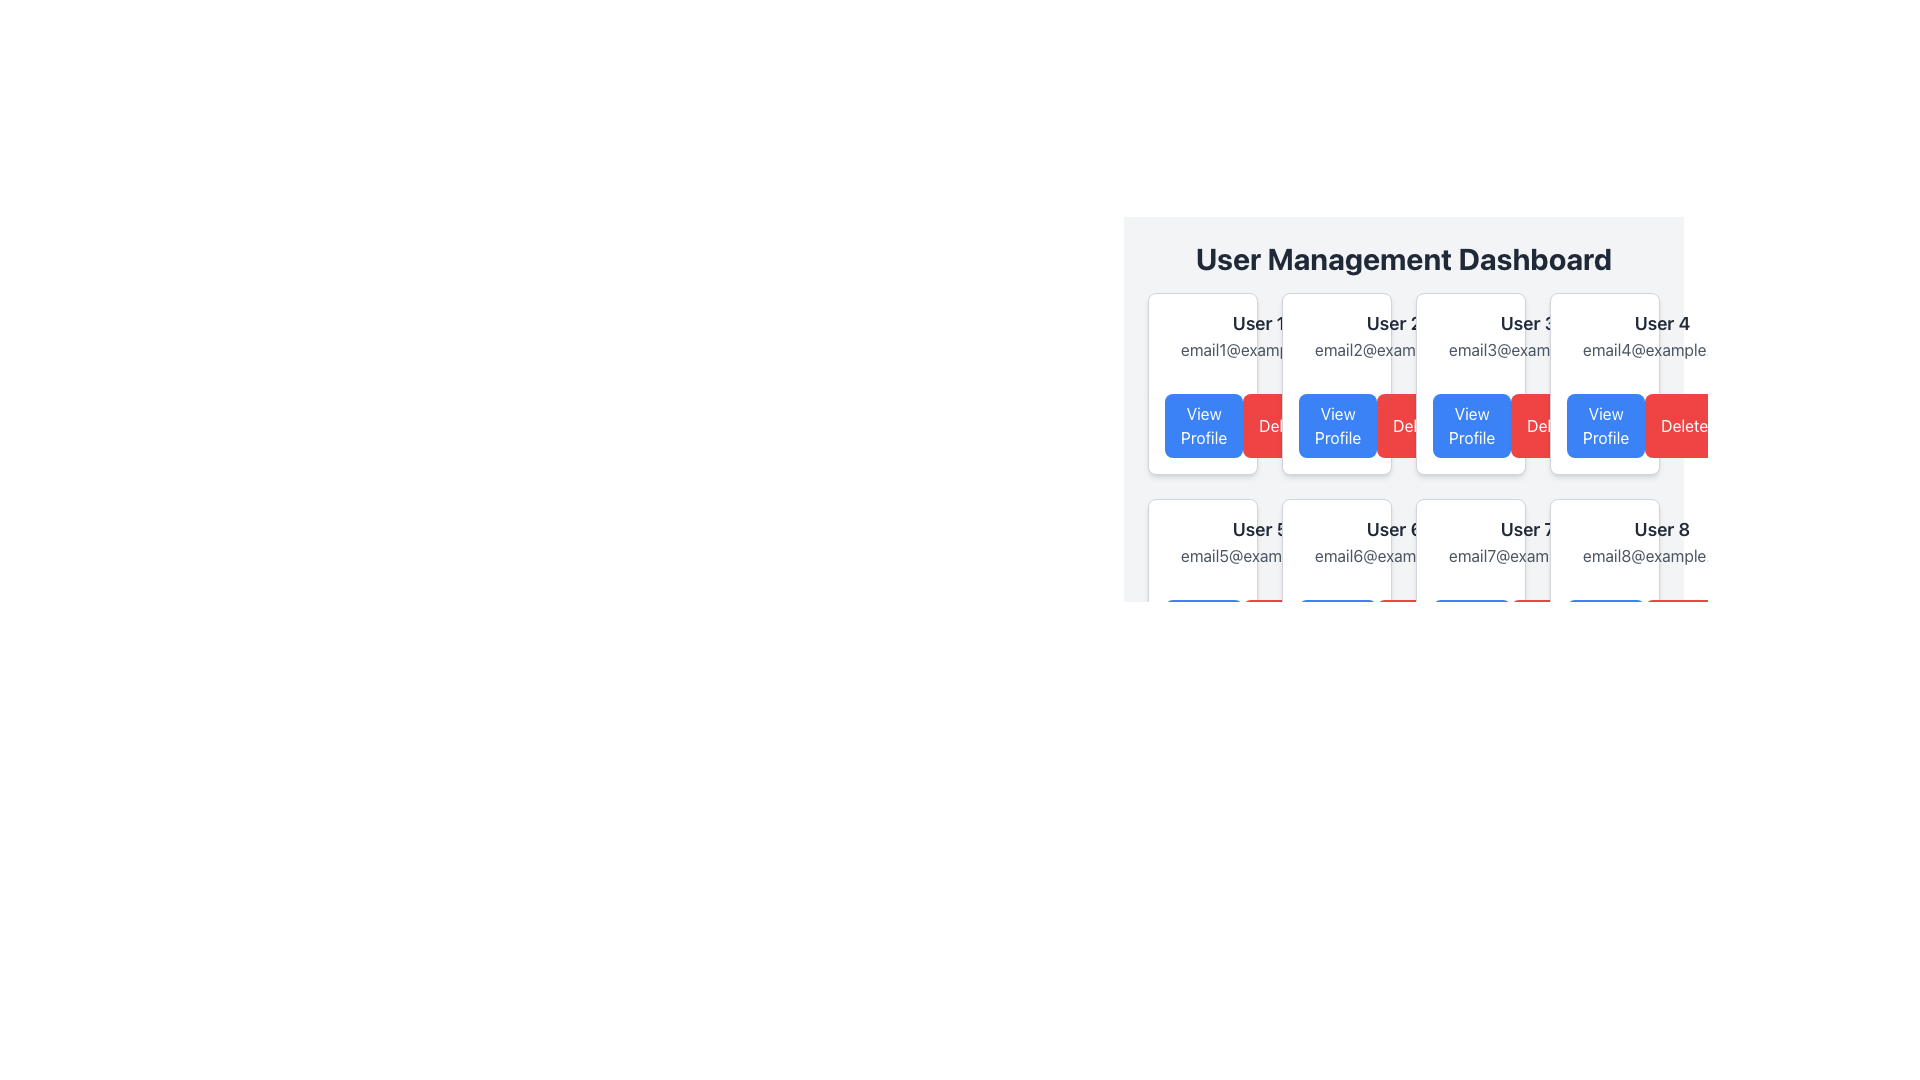 Image resolution: width=1920 pixels, height=1080 pixels. I want to click on the text label displaying 'User 7', which serves as an identifier for the associated user profile, so click(1526, 528).